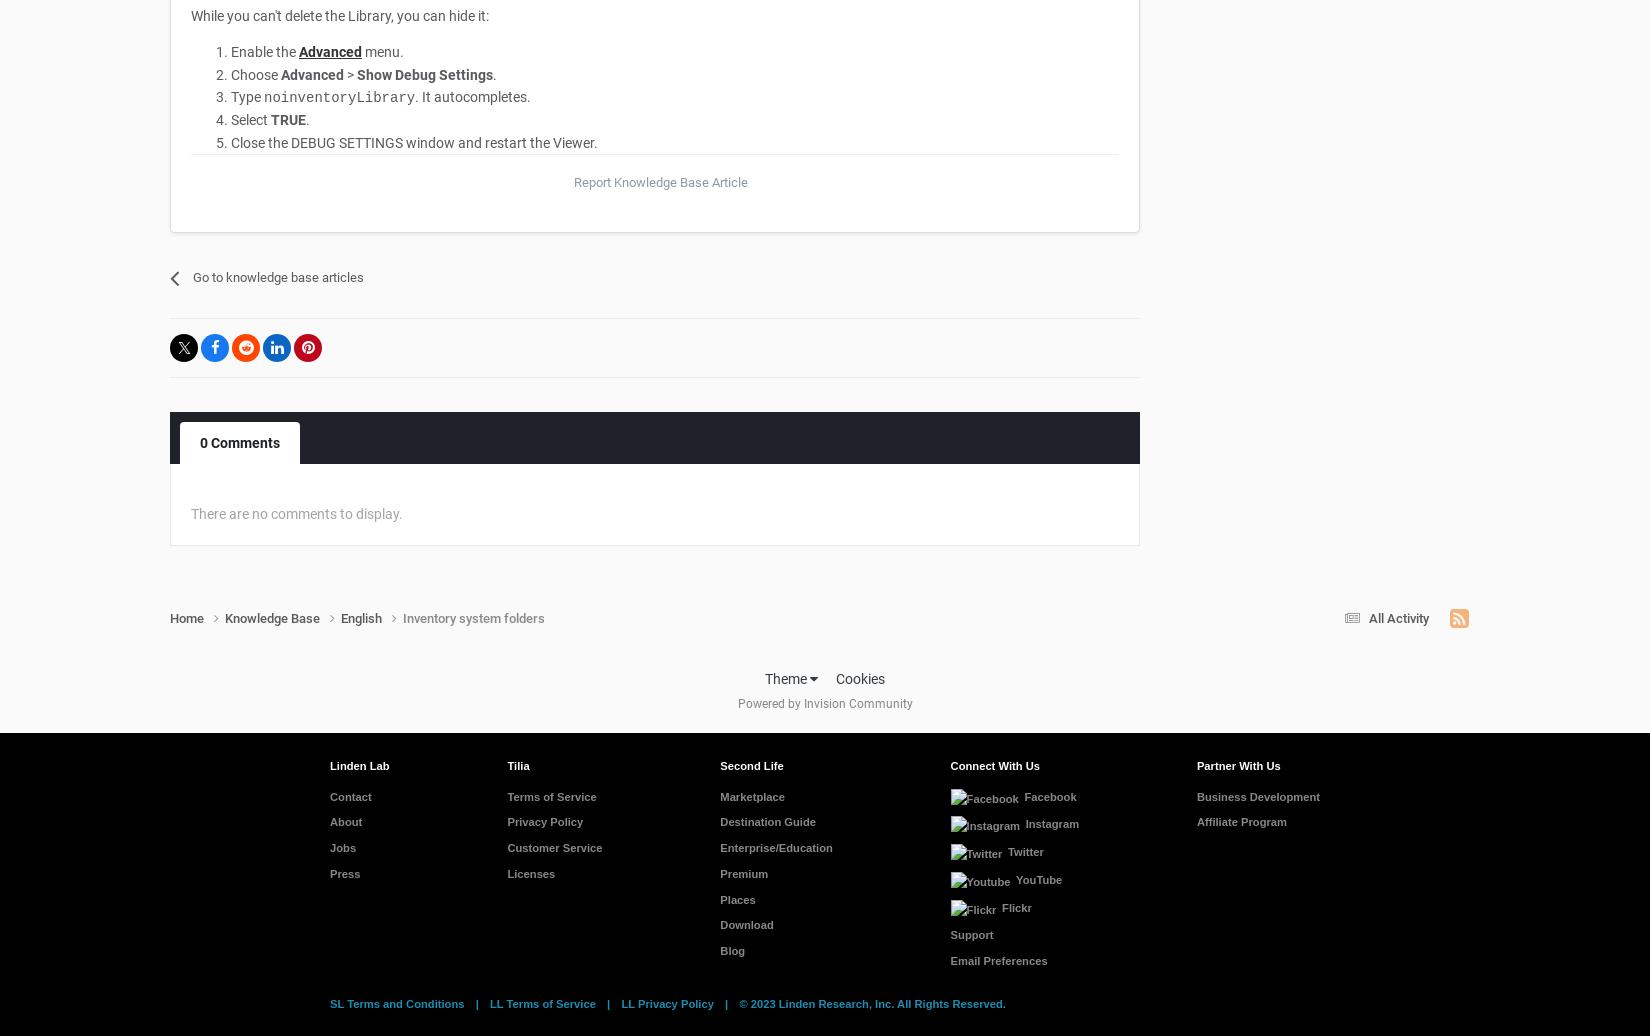 The height and width of the screenshot is (1036, 1650). Describe the element at coordinates (297, 513) in the screenshot. I see `'There are no comments to display.'` at that location.